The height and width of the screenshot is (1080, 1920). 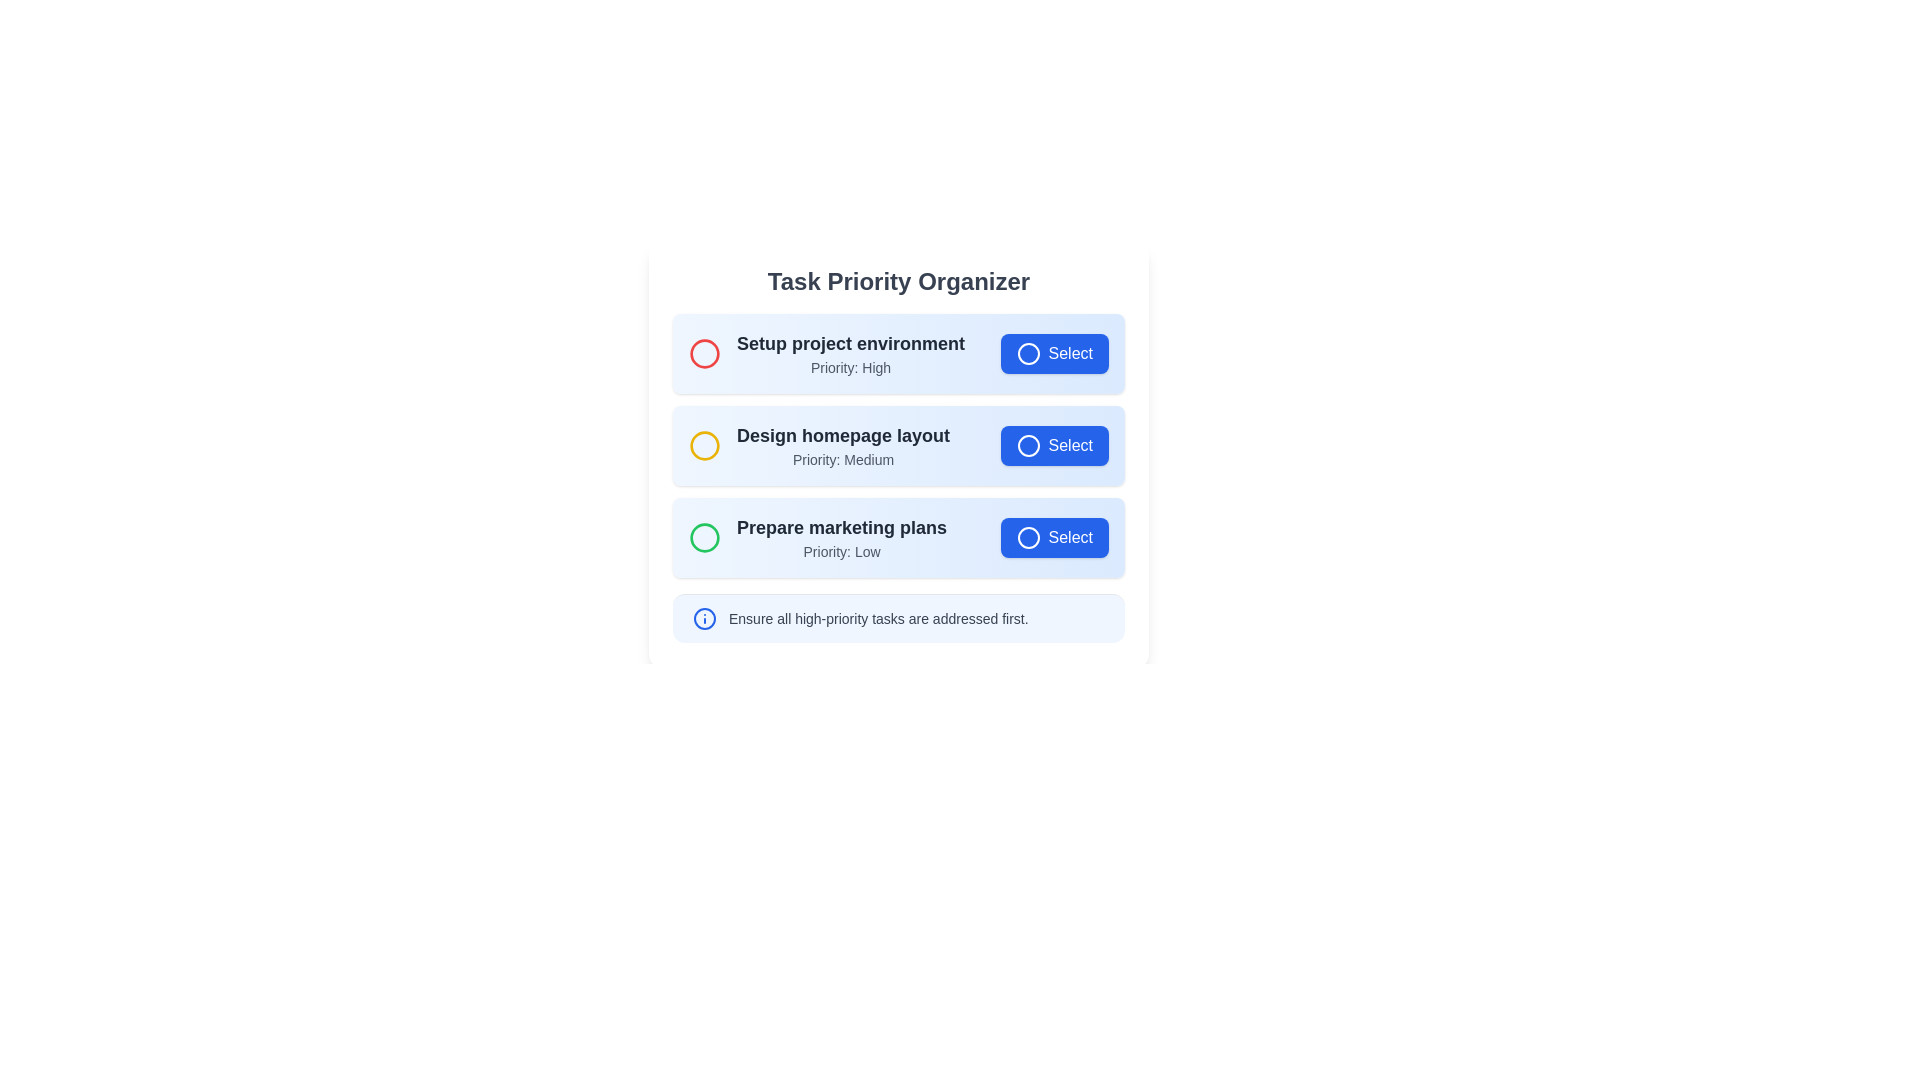 I want to click on text label that states 'Design homepage layout' and 'Priority: Medium', which is the second task in the 'Task Priority Organizer' list, so click(x=843, y=445).